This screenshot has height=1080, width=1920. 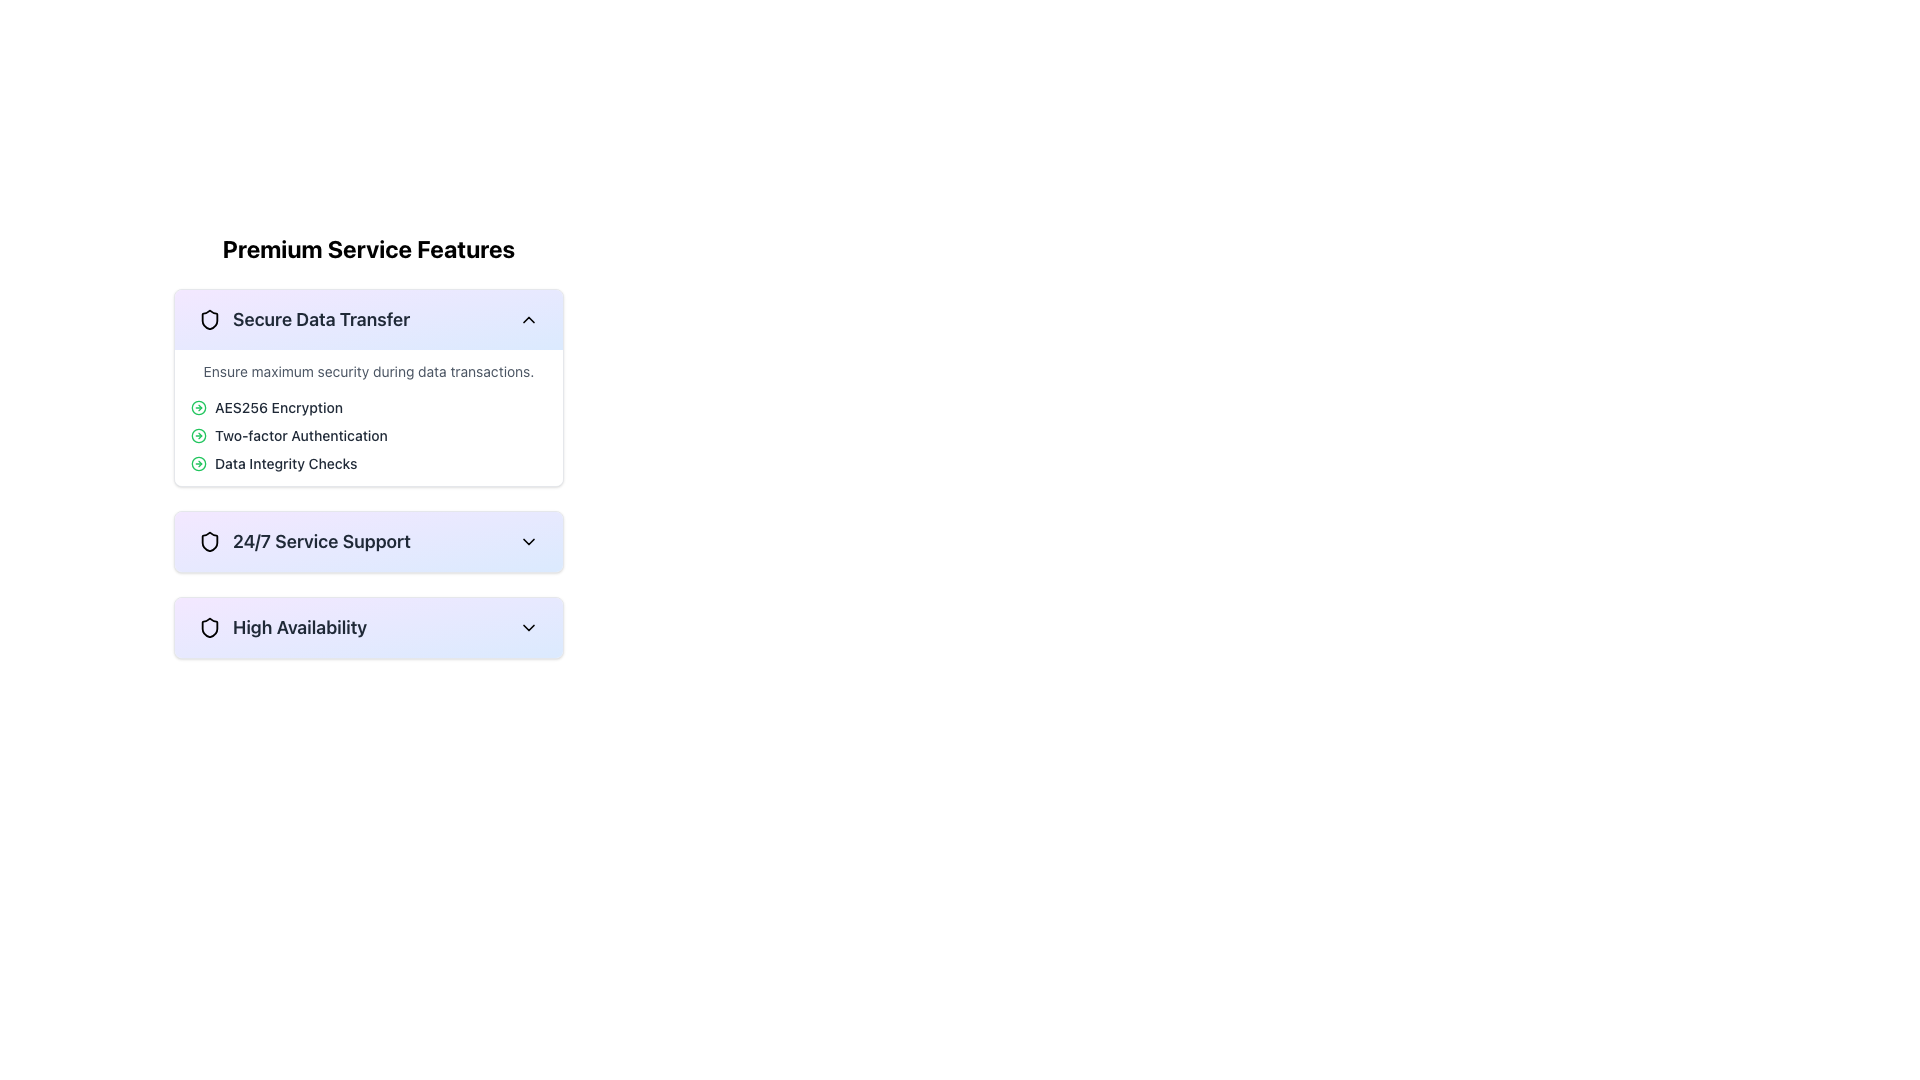 I want to click on the chevron icon in the top-right corner of the 'Secure Data Transfer' section, so click(x=528, y=319).